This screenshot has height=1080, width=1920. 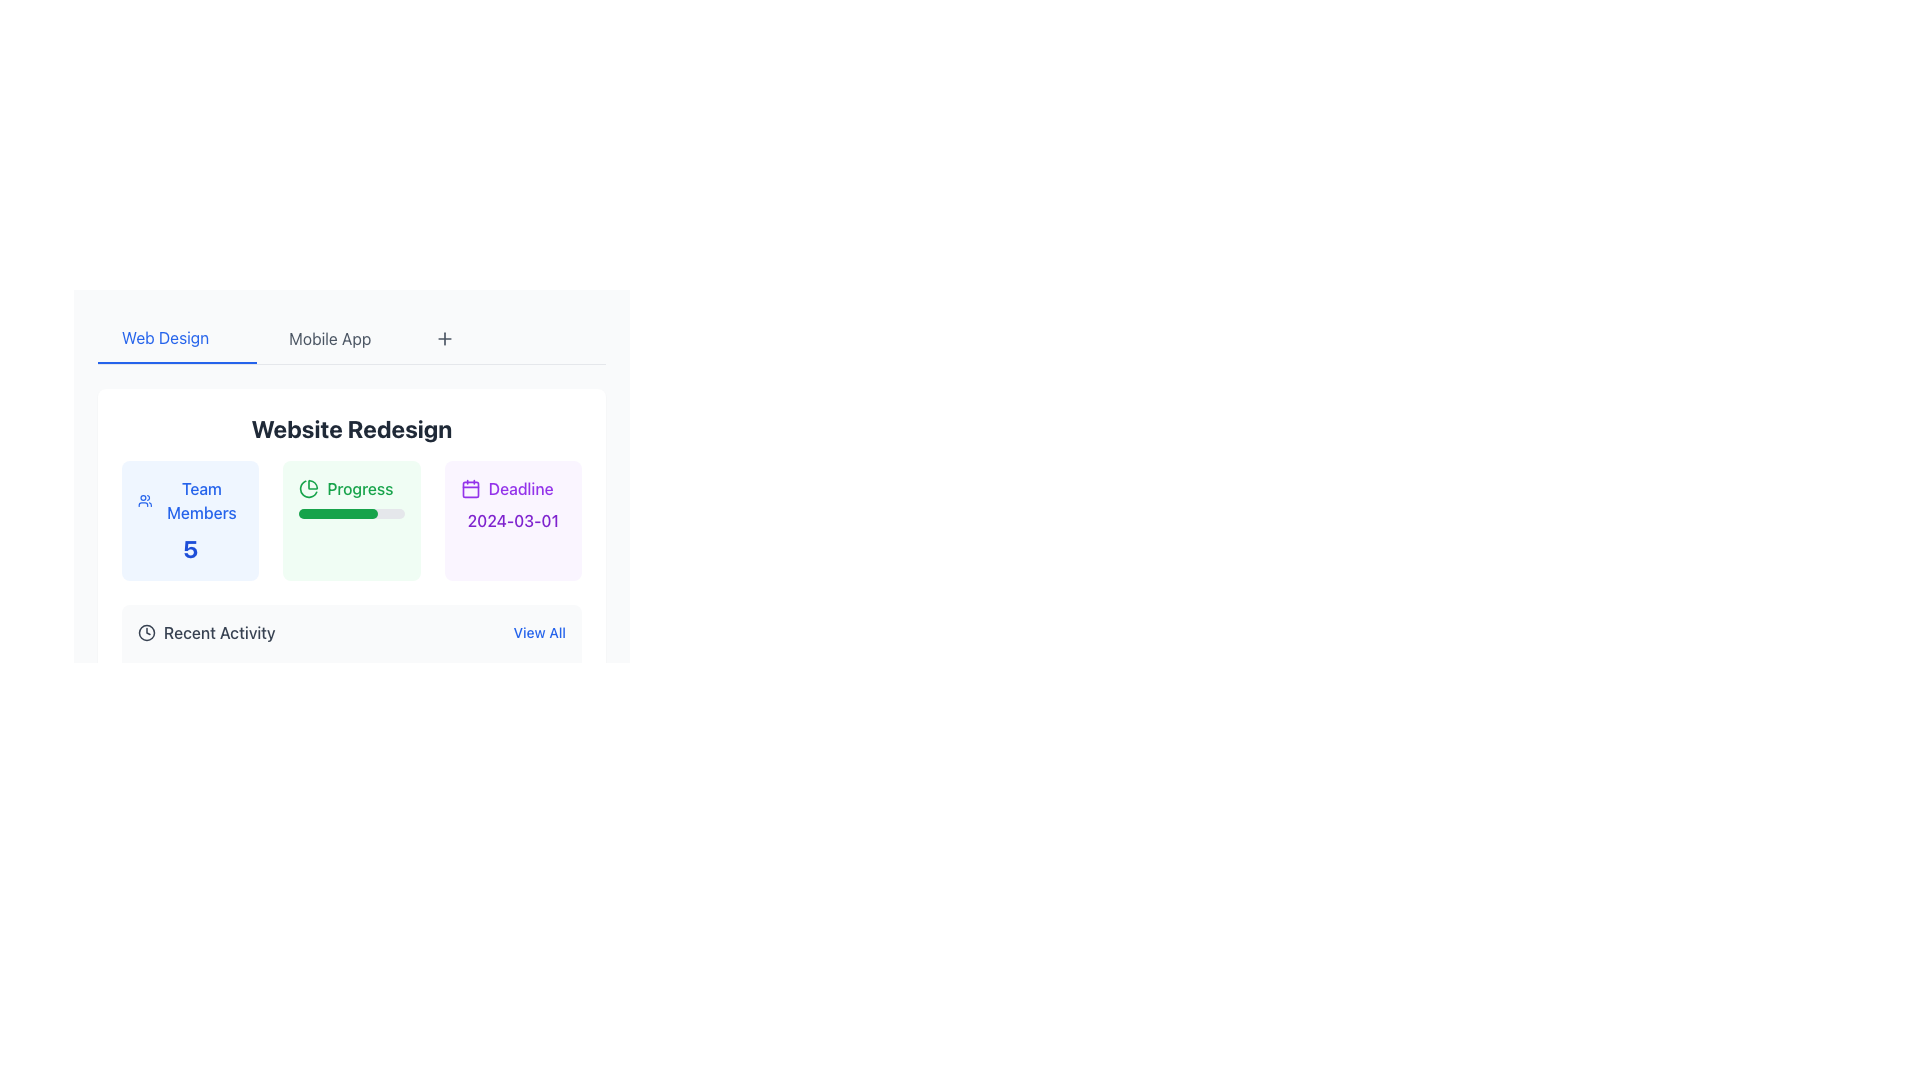 What do you see at coordinates (201, 500) in the screenshot?
I see `the 'Team Members' text label styled in blue within the card structure` at bounding box center [201, 500].